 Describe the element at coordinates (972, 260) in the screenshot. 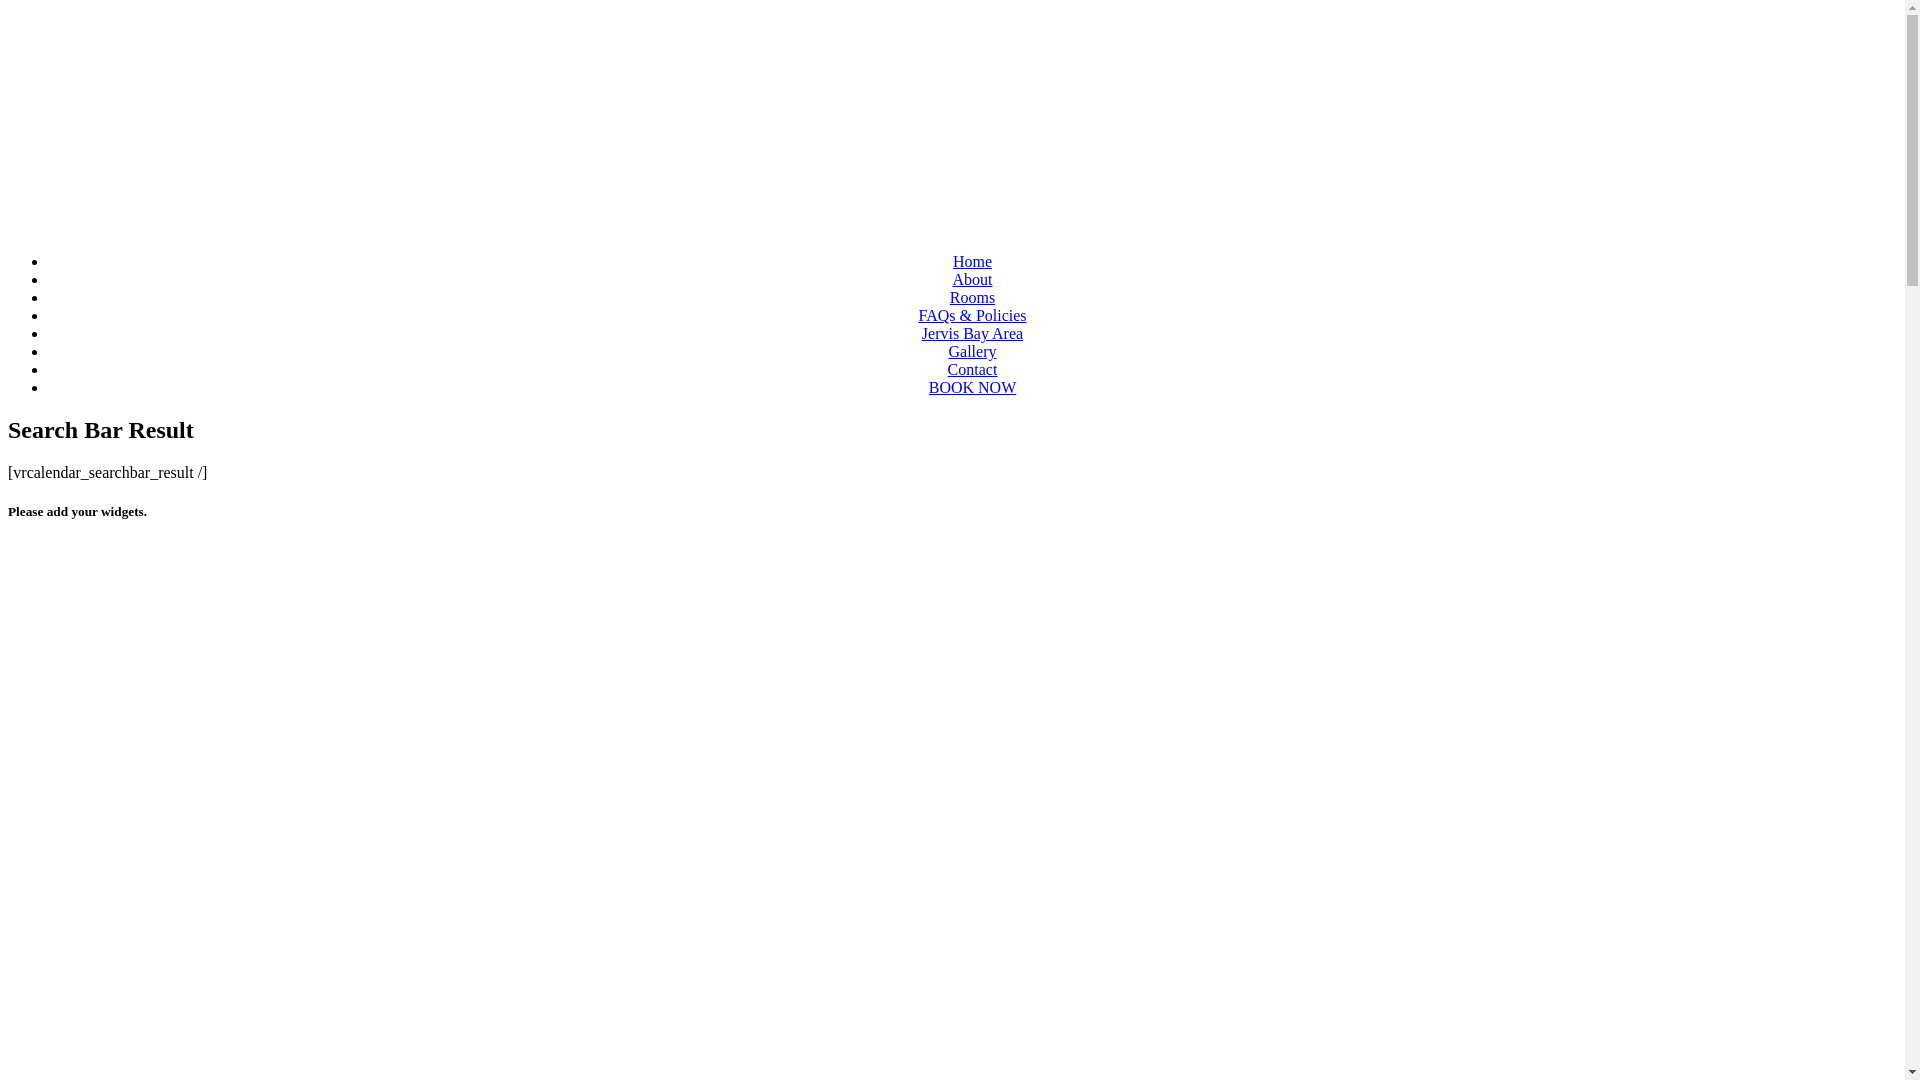

I see `'Home'` at that location.